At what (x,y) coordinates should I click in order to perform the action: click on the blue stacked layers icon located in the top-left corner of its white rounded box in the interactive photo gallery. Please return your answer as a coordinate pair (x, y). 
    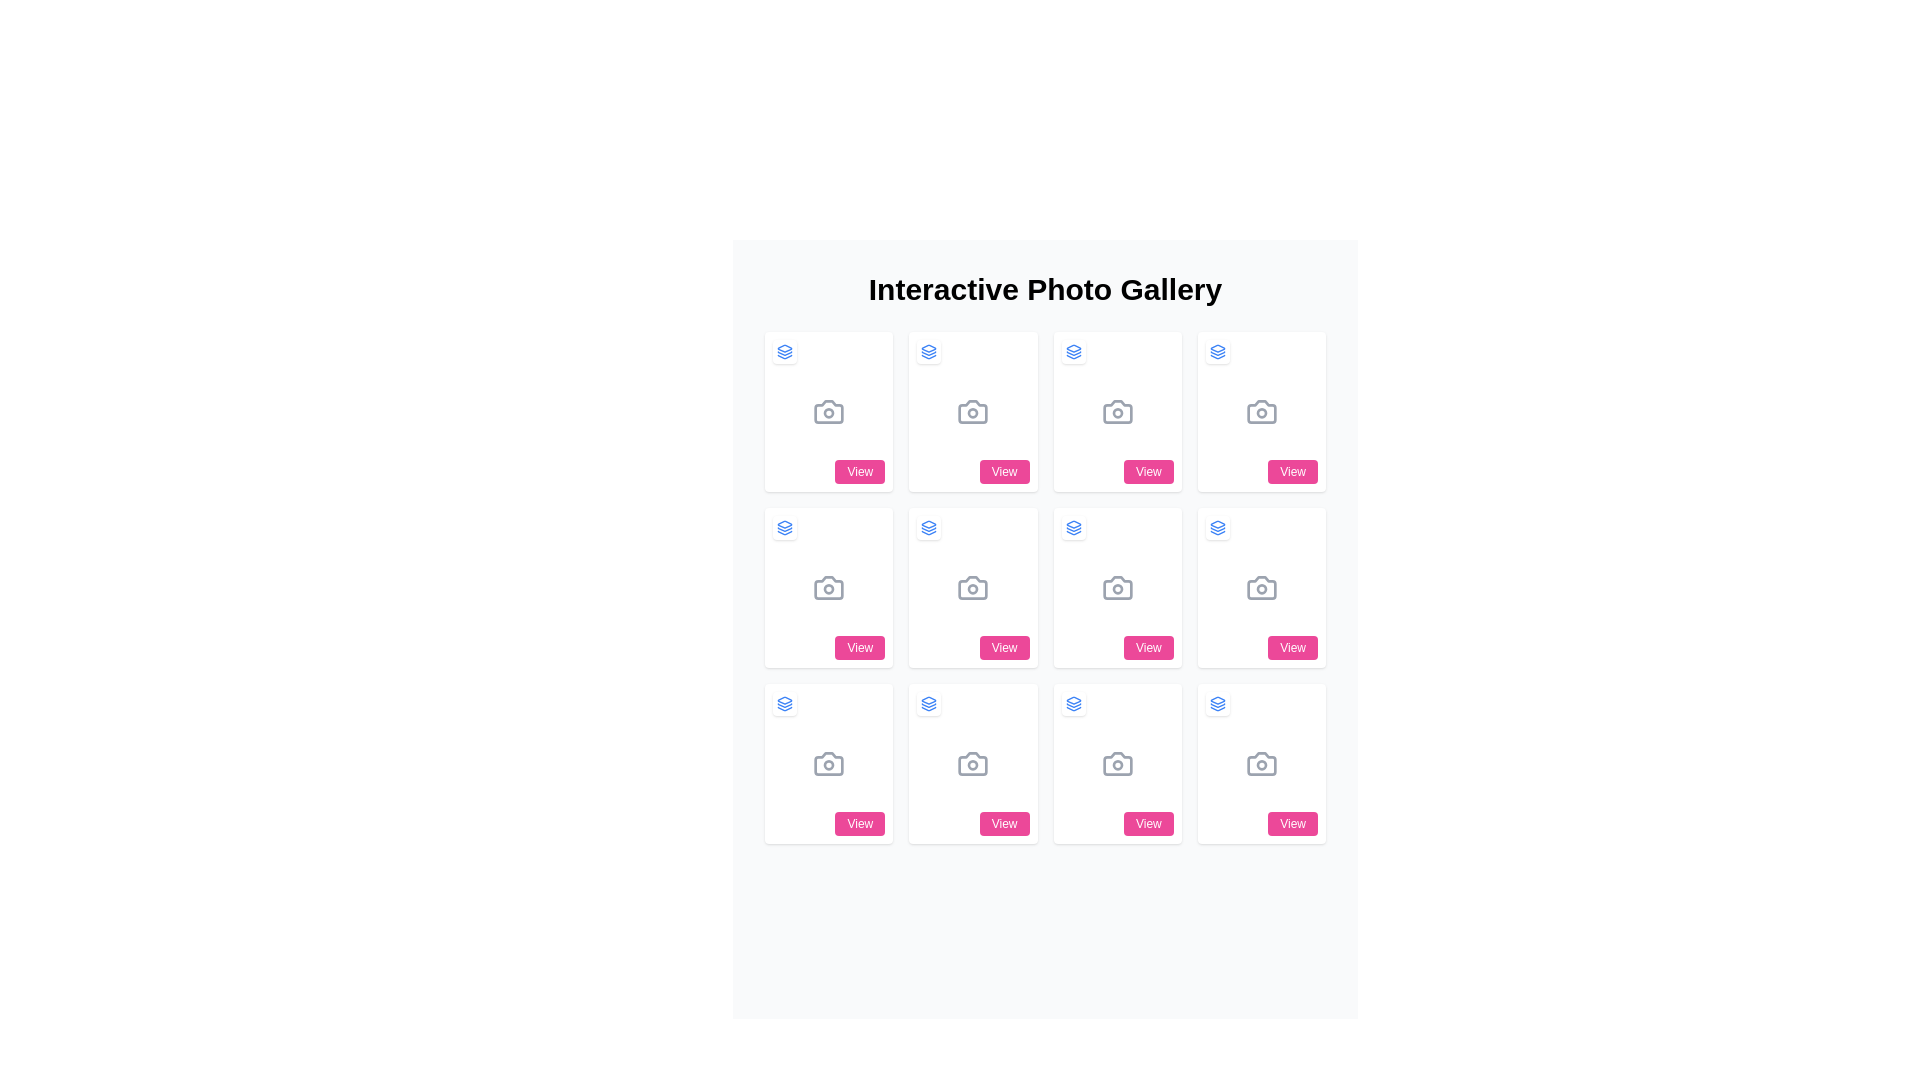
    Looking at the image, I should click on (1216, 350).